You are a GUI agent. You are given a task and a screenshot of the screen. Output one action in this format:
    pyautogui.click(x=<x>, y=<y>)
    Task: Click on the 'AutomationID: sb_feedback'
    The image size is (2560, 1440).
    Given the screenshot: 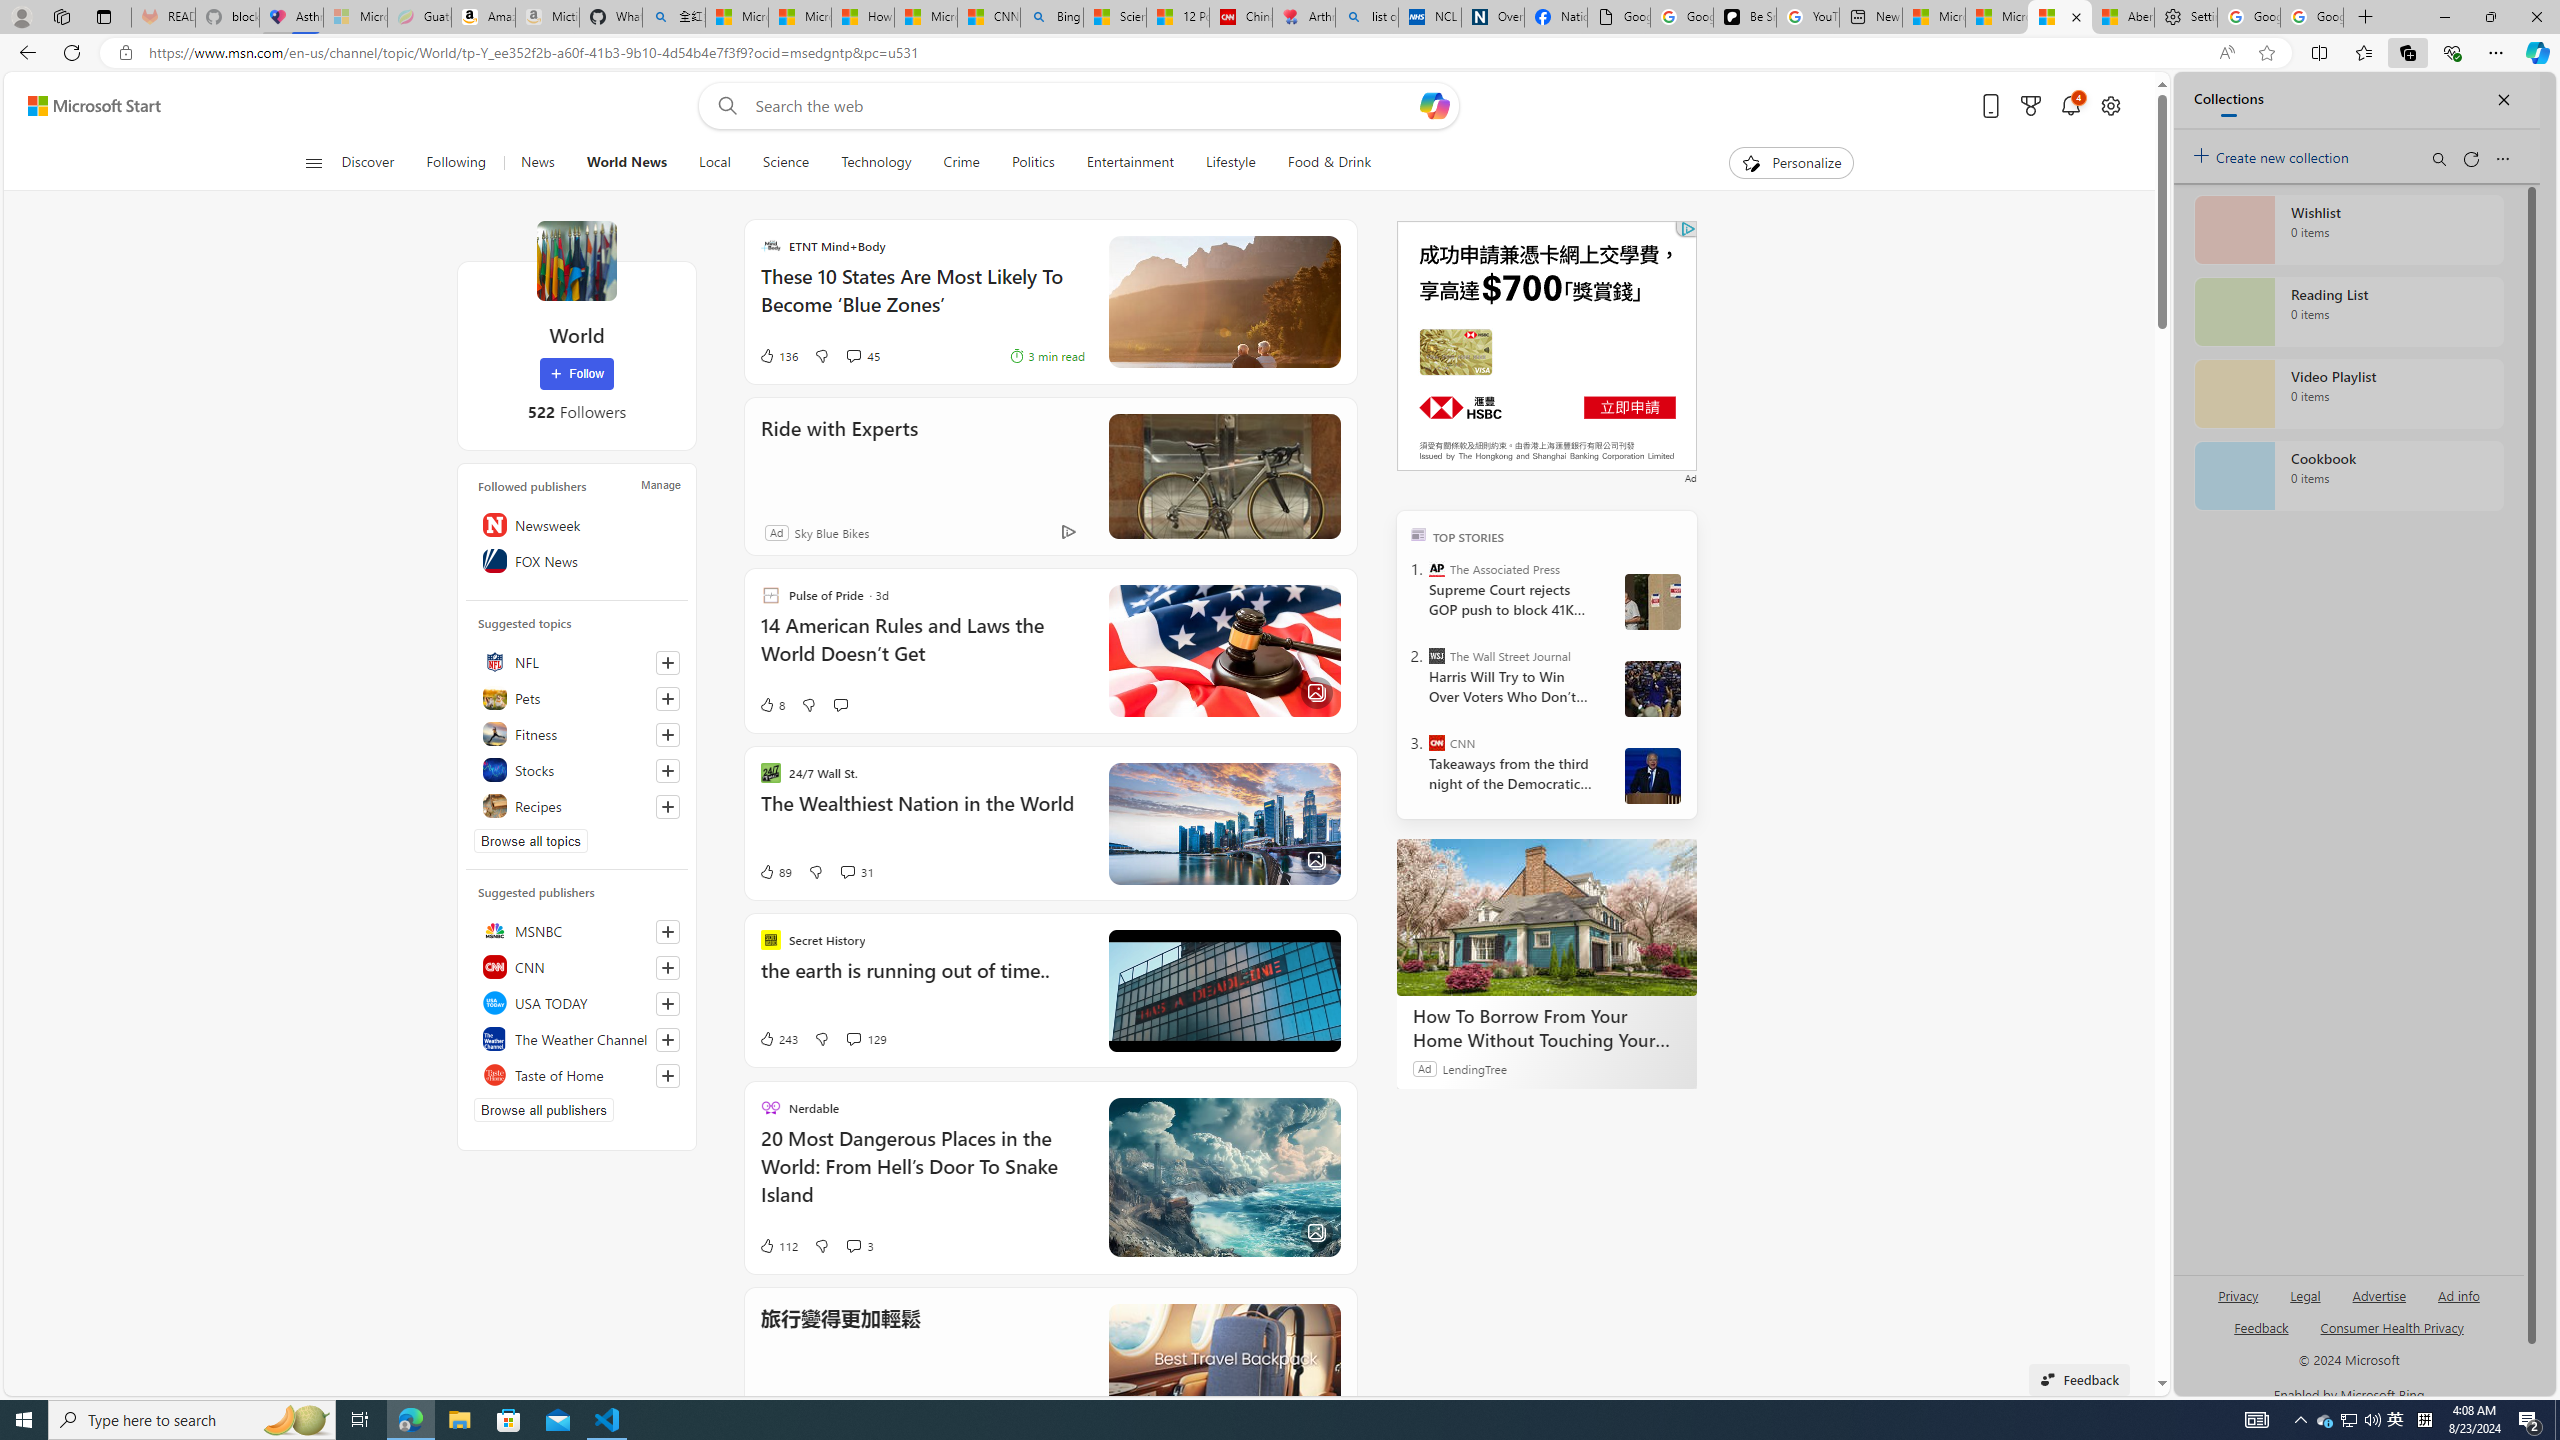 What is the action you would take?
    pyautogui.click(x=2261, y=1325)
    